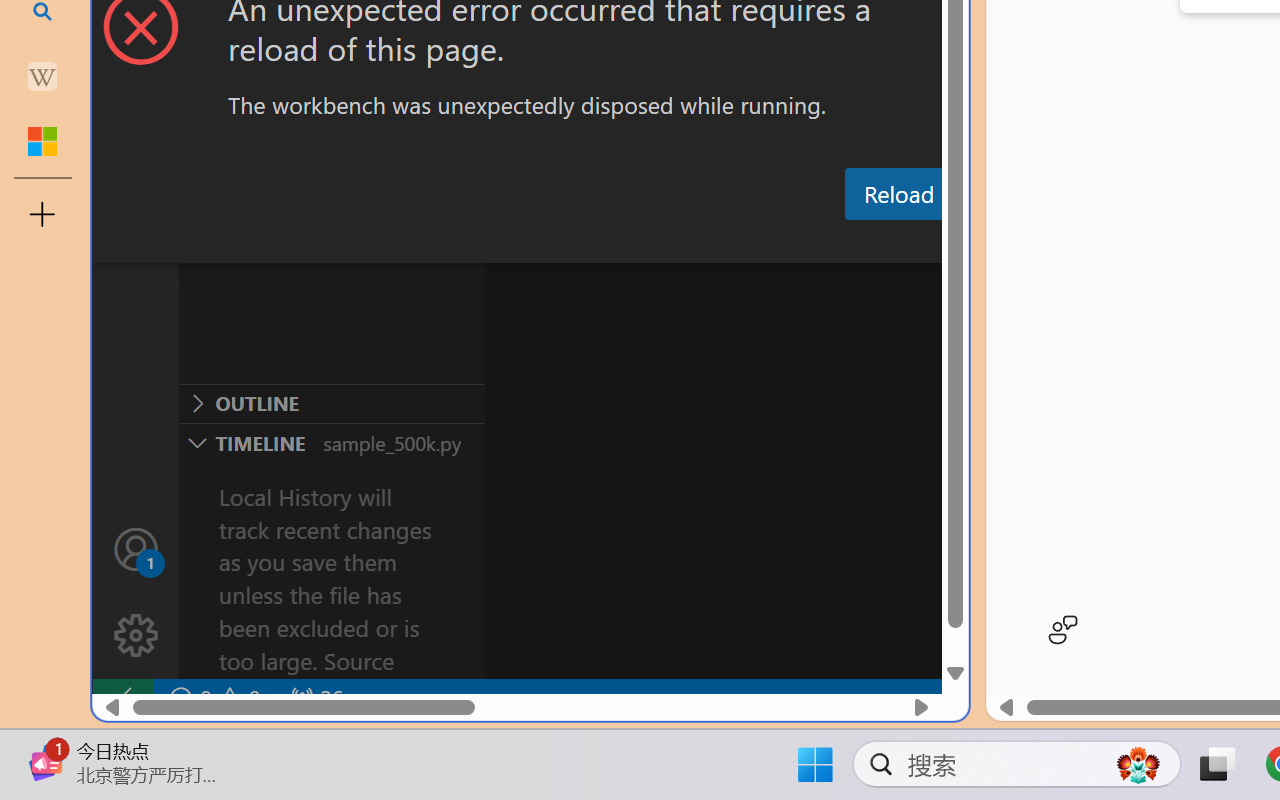 Image resolution: width=1280 pixels, height=800 pixels. Describe the element at coordinates (121, 698) in the screenshot. I see `'remote'` at that location.